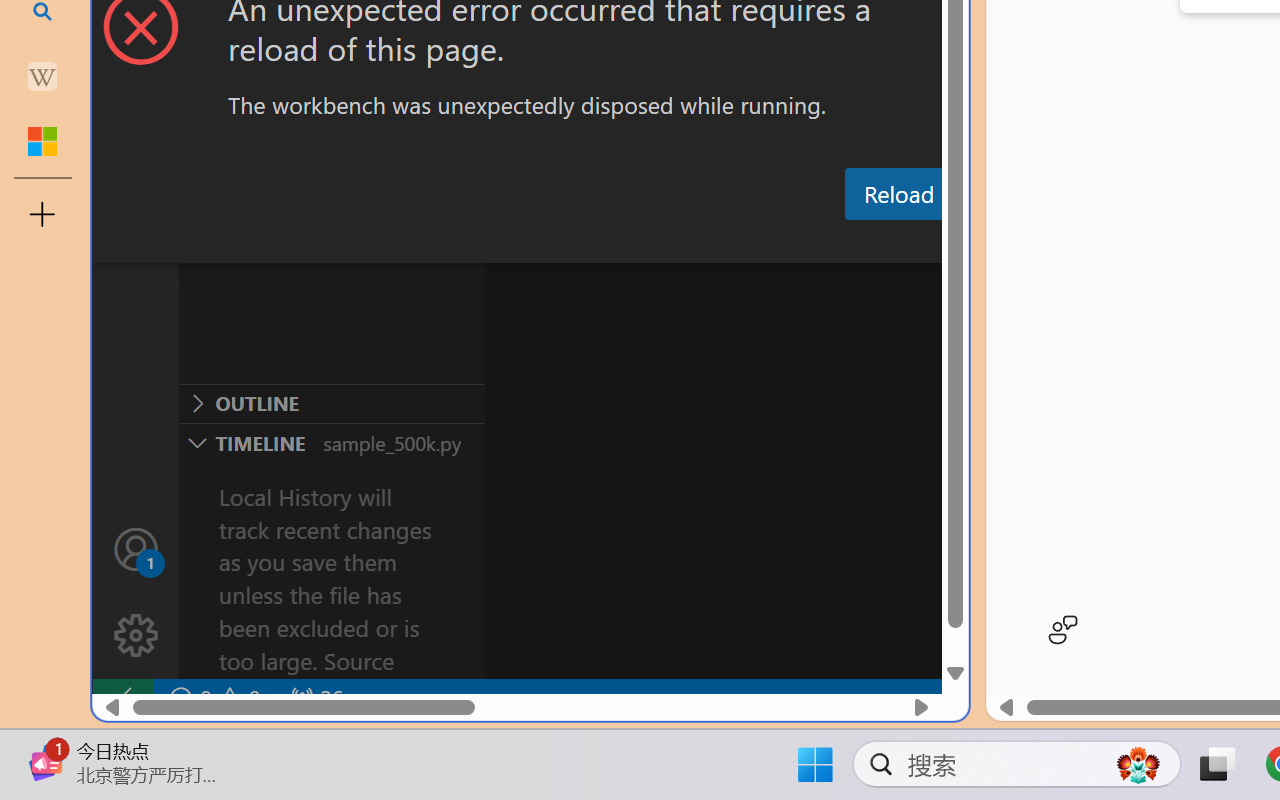 Image resolution: width=1280 pixels, height=800 pixels. Describe the element at coordinates (121, 698) in the screenshot. I see `'remote'` at that location.